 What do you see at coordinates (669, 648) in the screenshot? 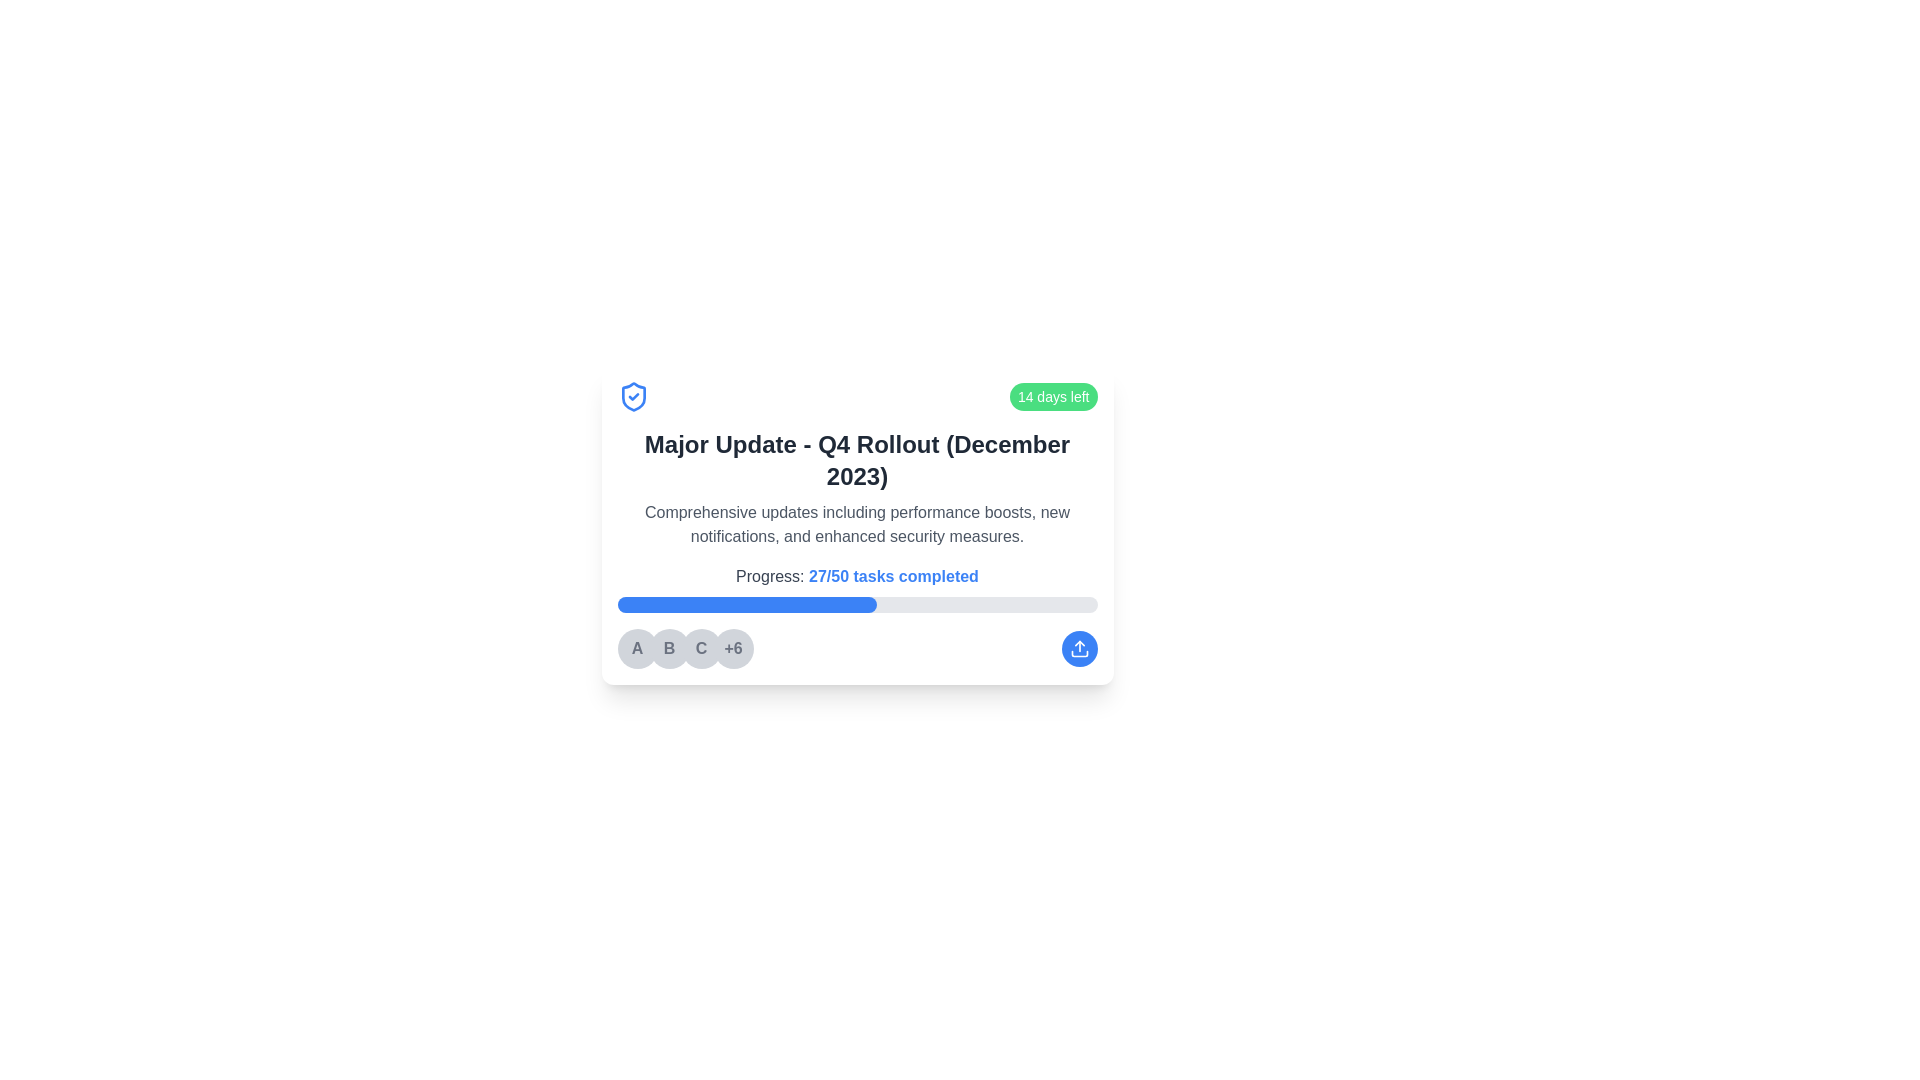
I see `the Circular Badge, which is the second item in a horizontal sequence, located near the bottom of a card-like interface, for information` at bounding box center [669, 648].